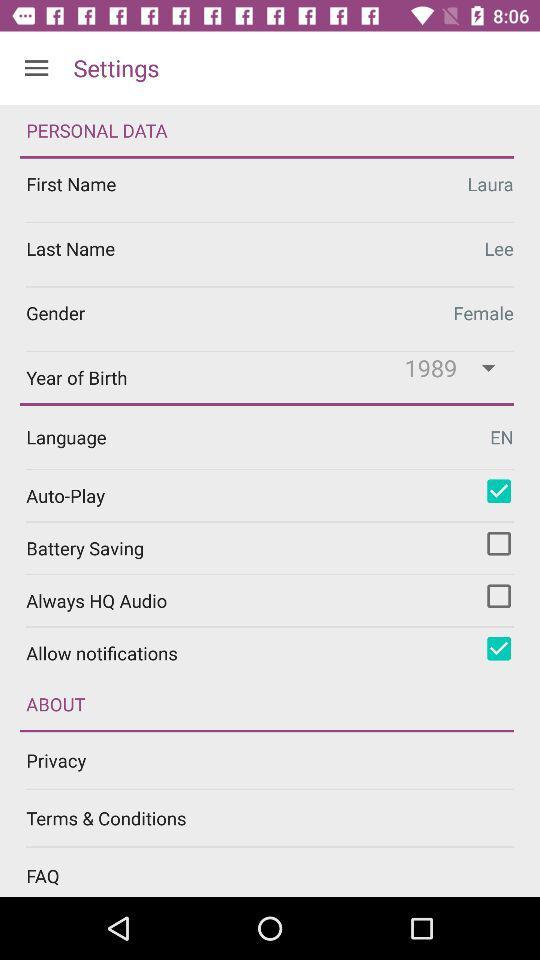  Describe the element at coordinates (270, 319) in the screenshot. I see `female` at that location.